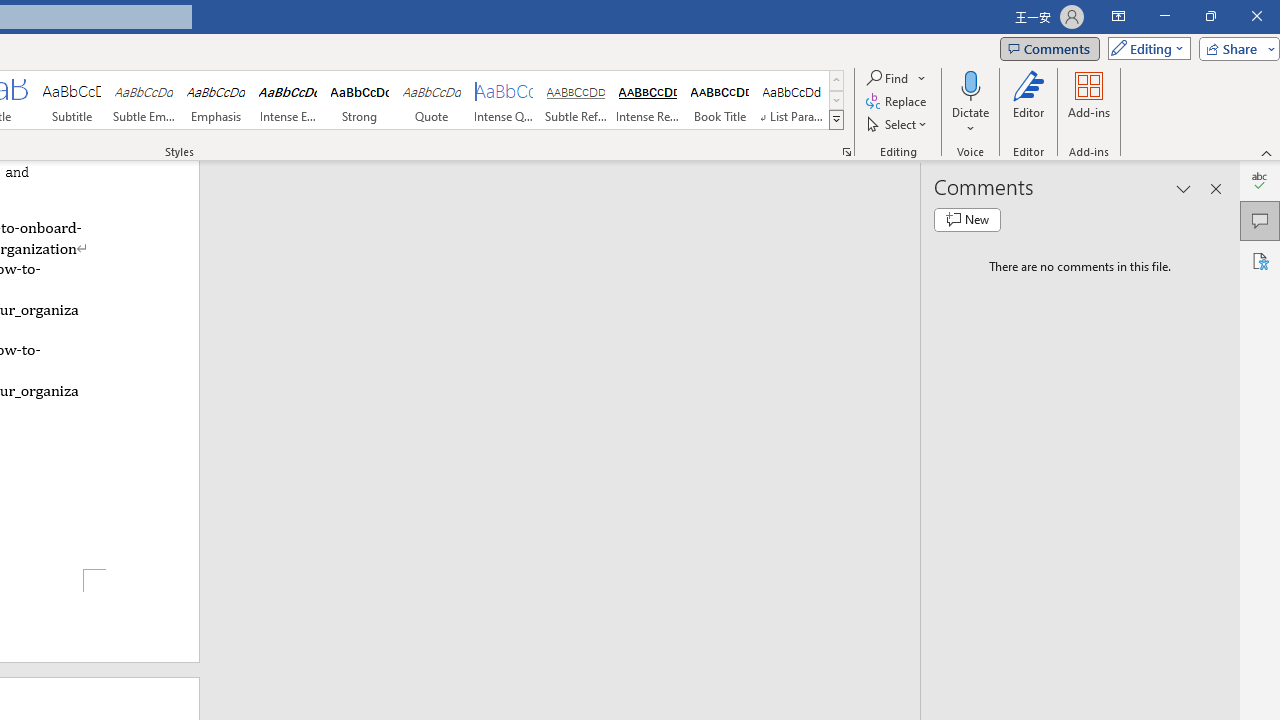  What do you see at coordinates (1117, 16) in the screenshot?
I see `'Ribbon Display Options'` at bounding box center [1117, 16].